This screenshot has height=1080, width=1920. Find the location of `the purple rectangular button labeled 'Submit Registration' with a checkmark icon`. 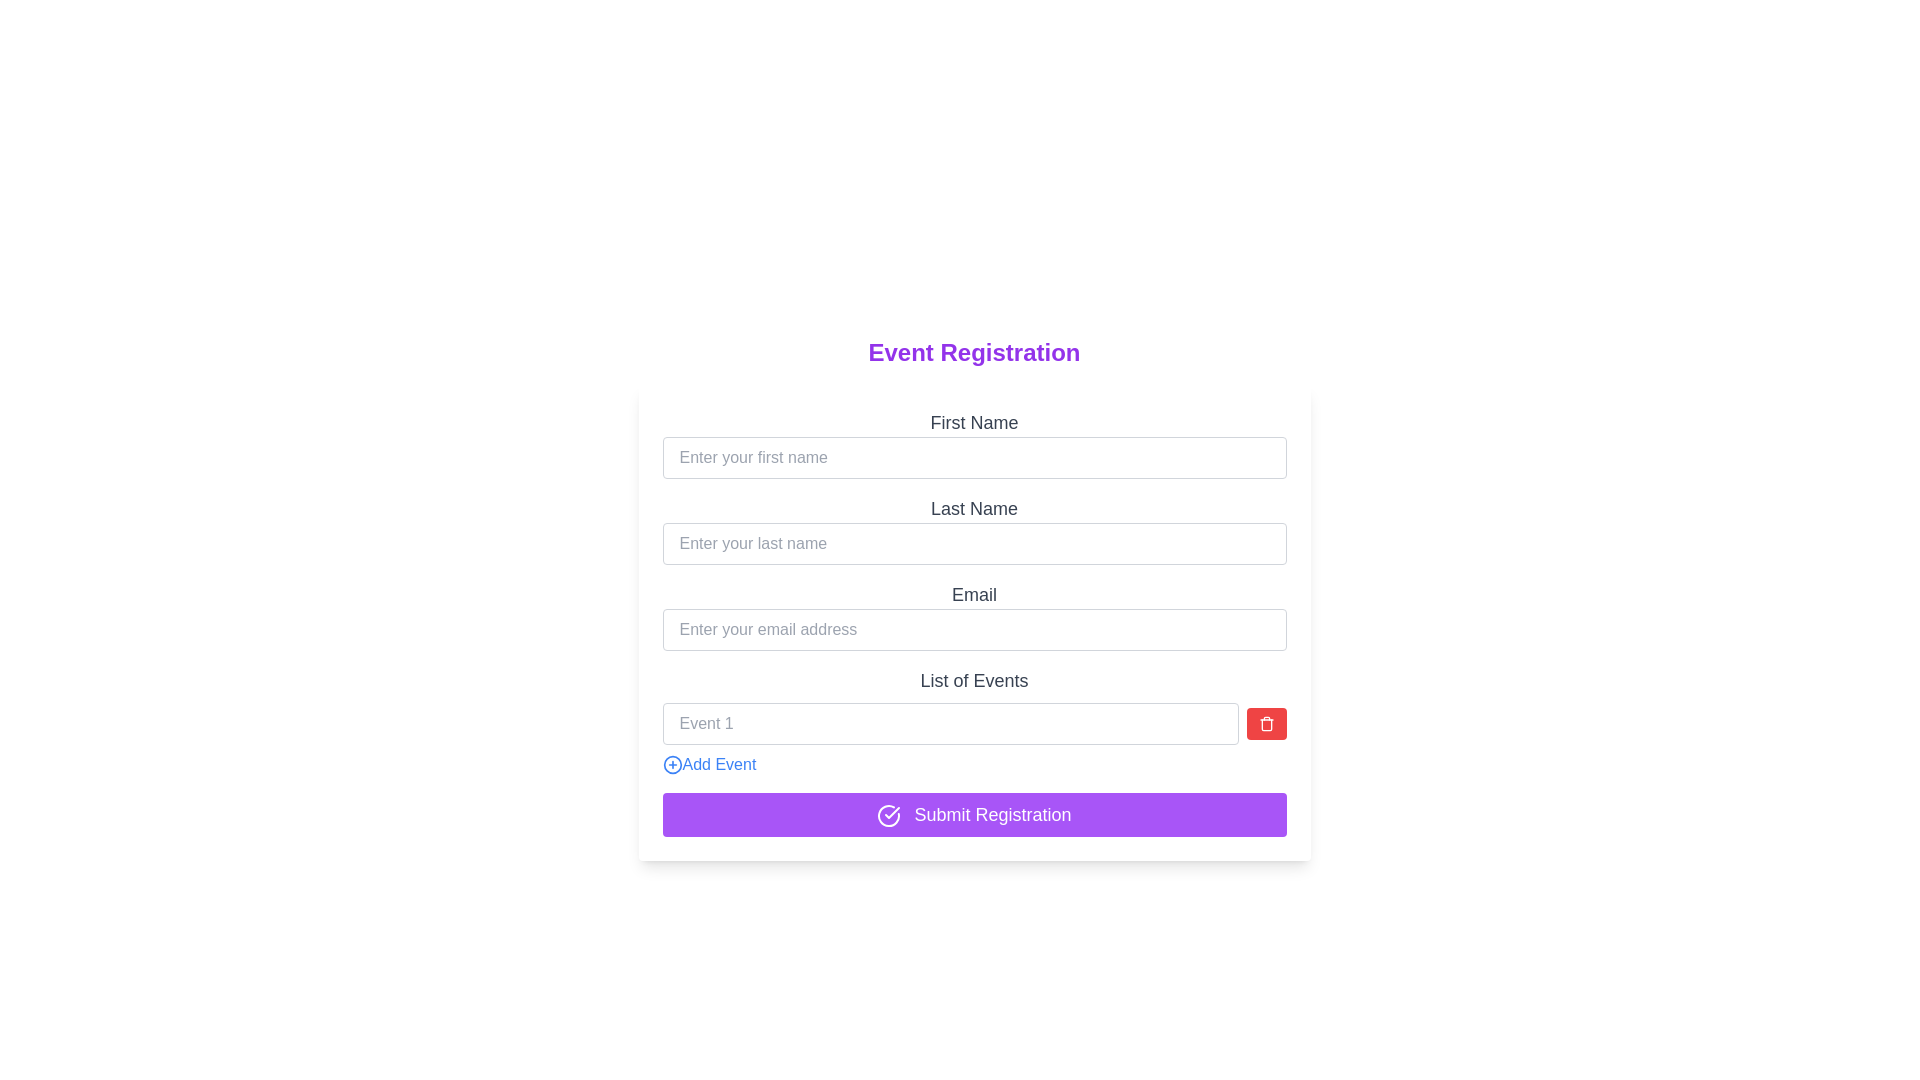

the purple rectangular button labeled 'Submit Registration' with a checkmark icon is located at coordinates (974, 814).